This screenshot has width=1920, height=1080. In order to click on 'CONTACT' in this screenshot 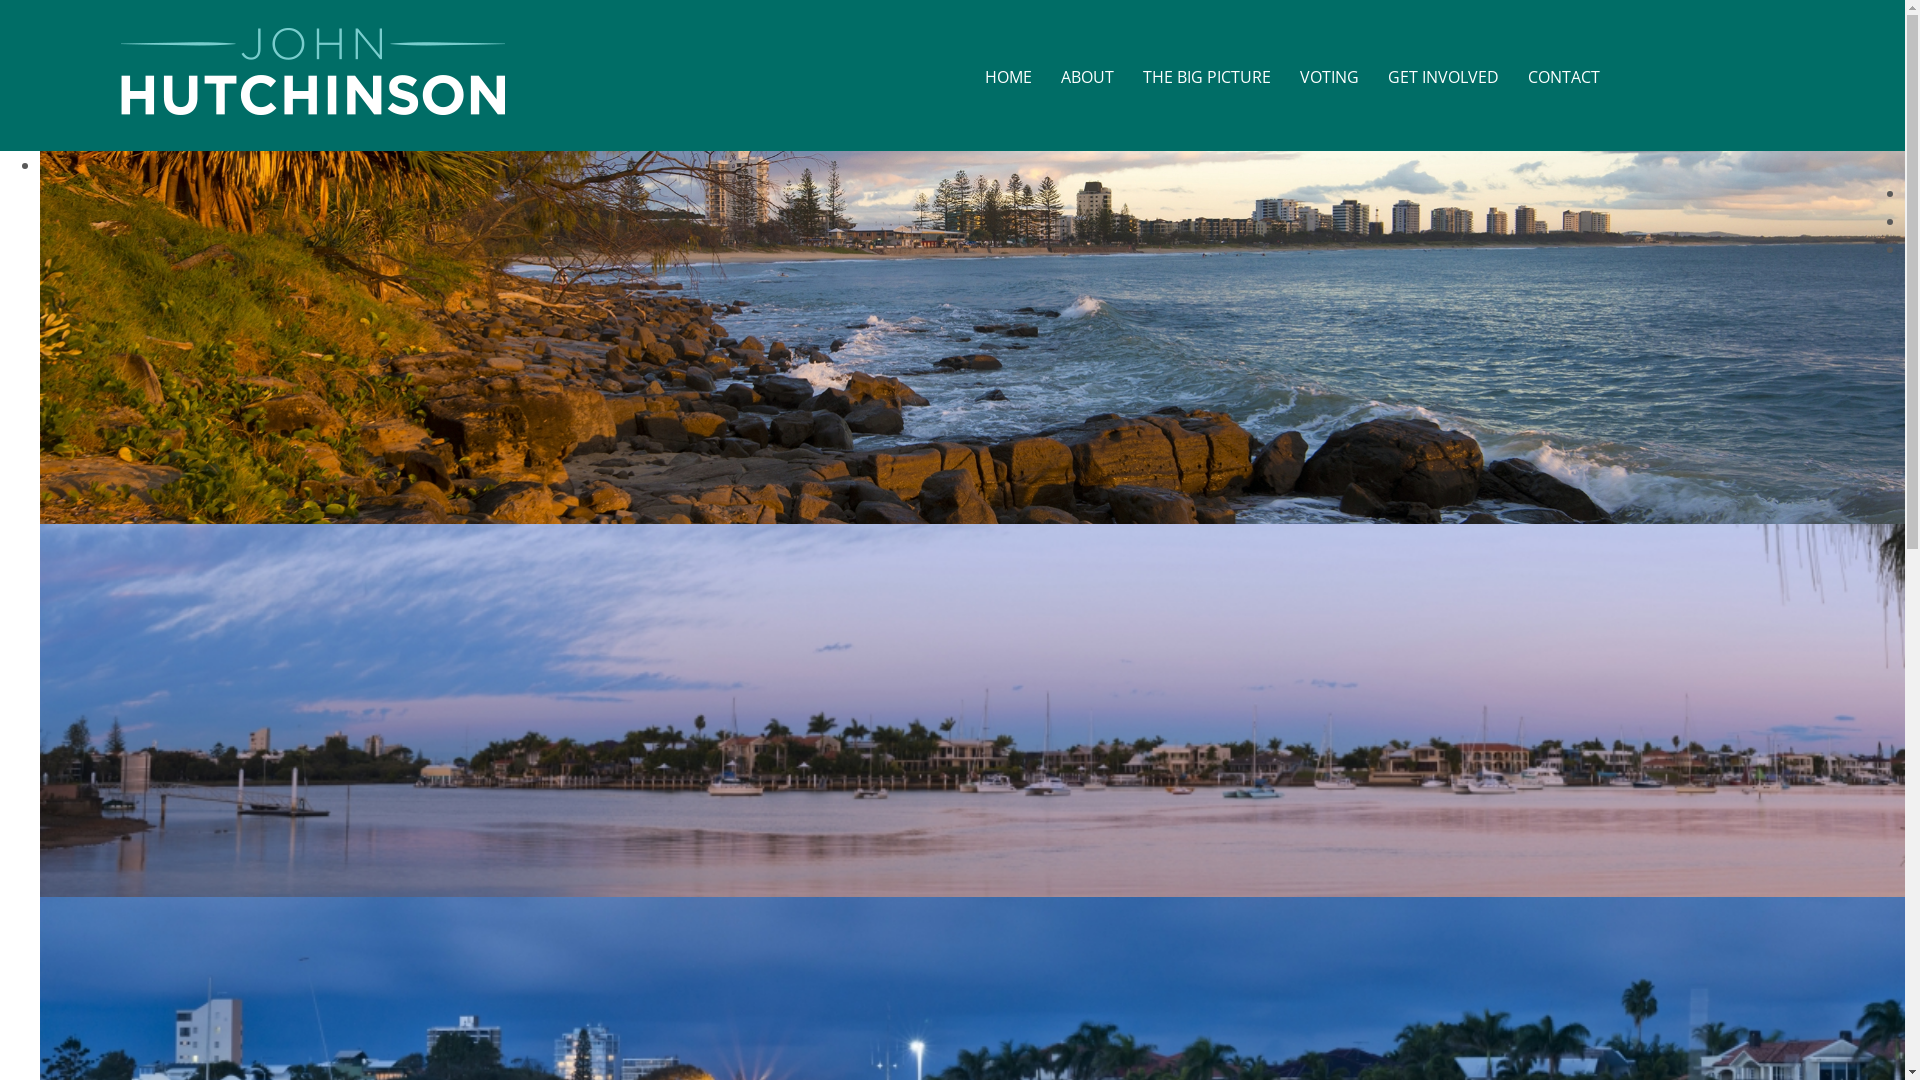, I will do `click(1563, 77)`.